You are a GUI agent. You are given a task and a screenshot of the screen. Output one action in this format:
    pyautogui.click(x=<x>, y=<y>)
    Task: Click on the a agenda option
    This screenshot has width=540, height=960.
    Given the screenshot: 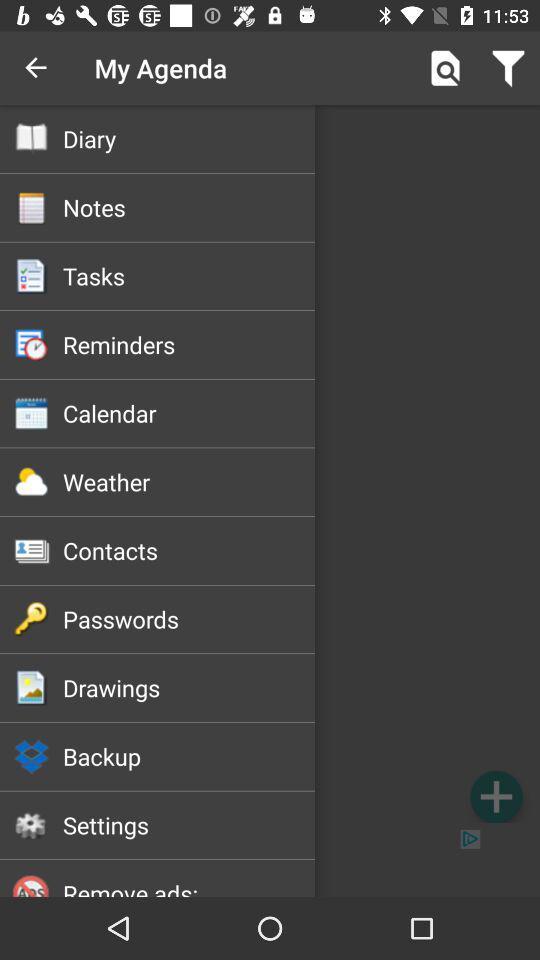 What is the action you would take?
    pyautogui.click(x=495, y=796)
    